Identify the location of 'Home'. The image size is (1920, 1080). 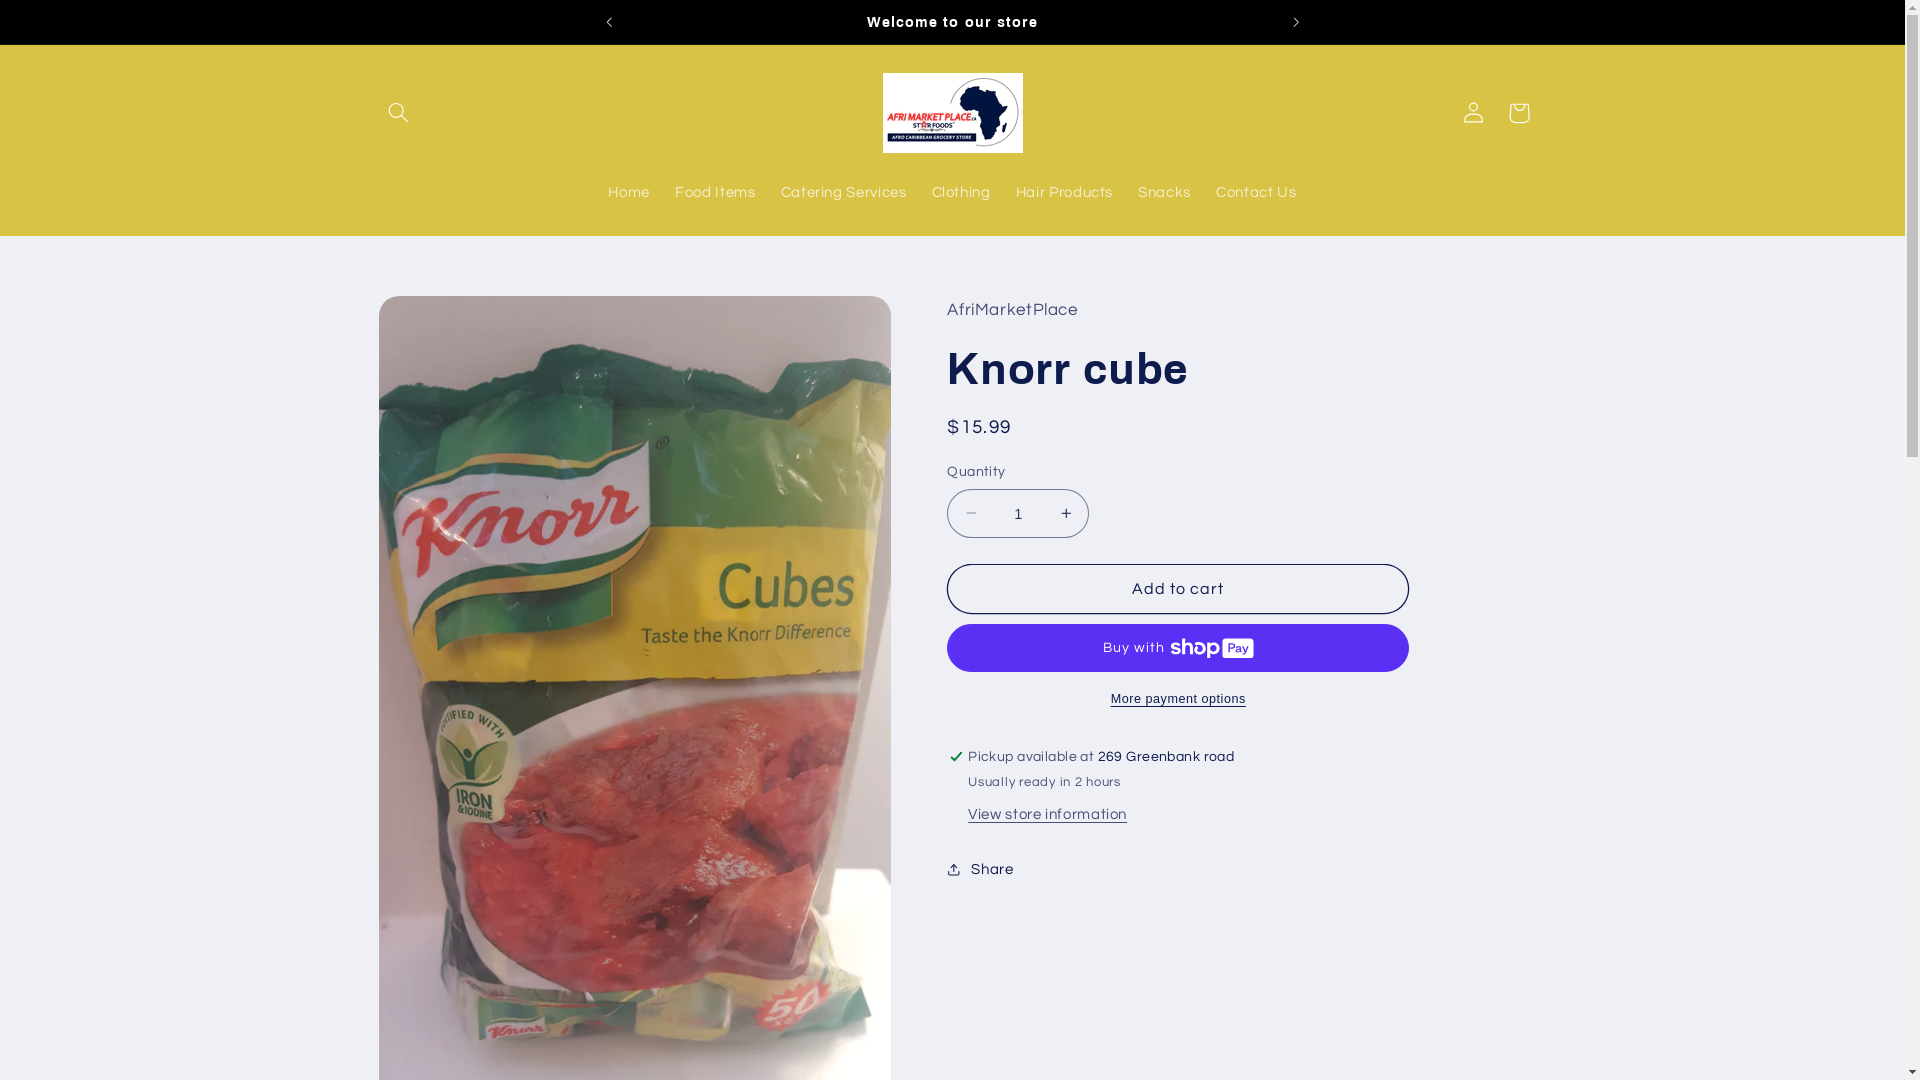
(628, 193).